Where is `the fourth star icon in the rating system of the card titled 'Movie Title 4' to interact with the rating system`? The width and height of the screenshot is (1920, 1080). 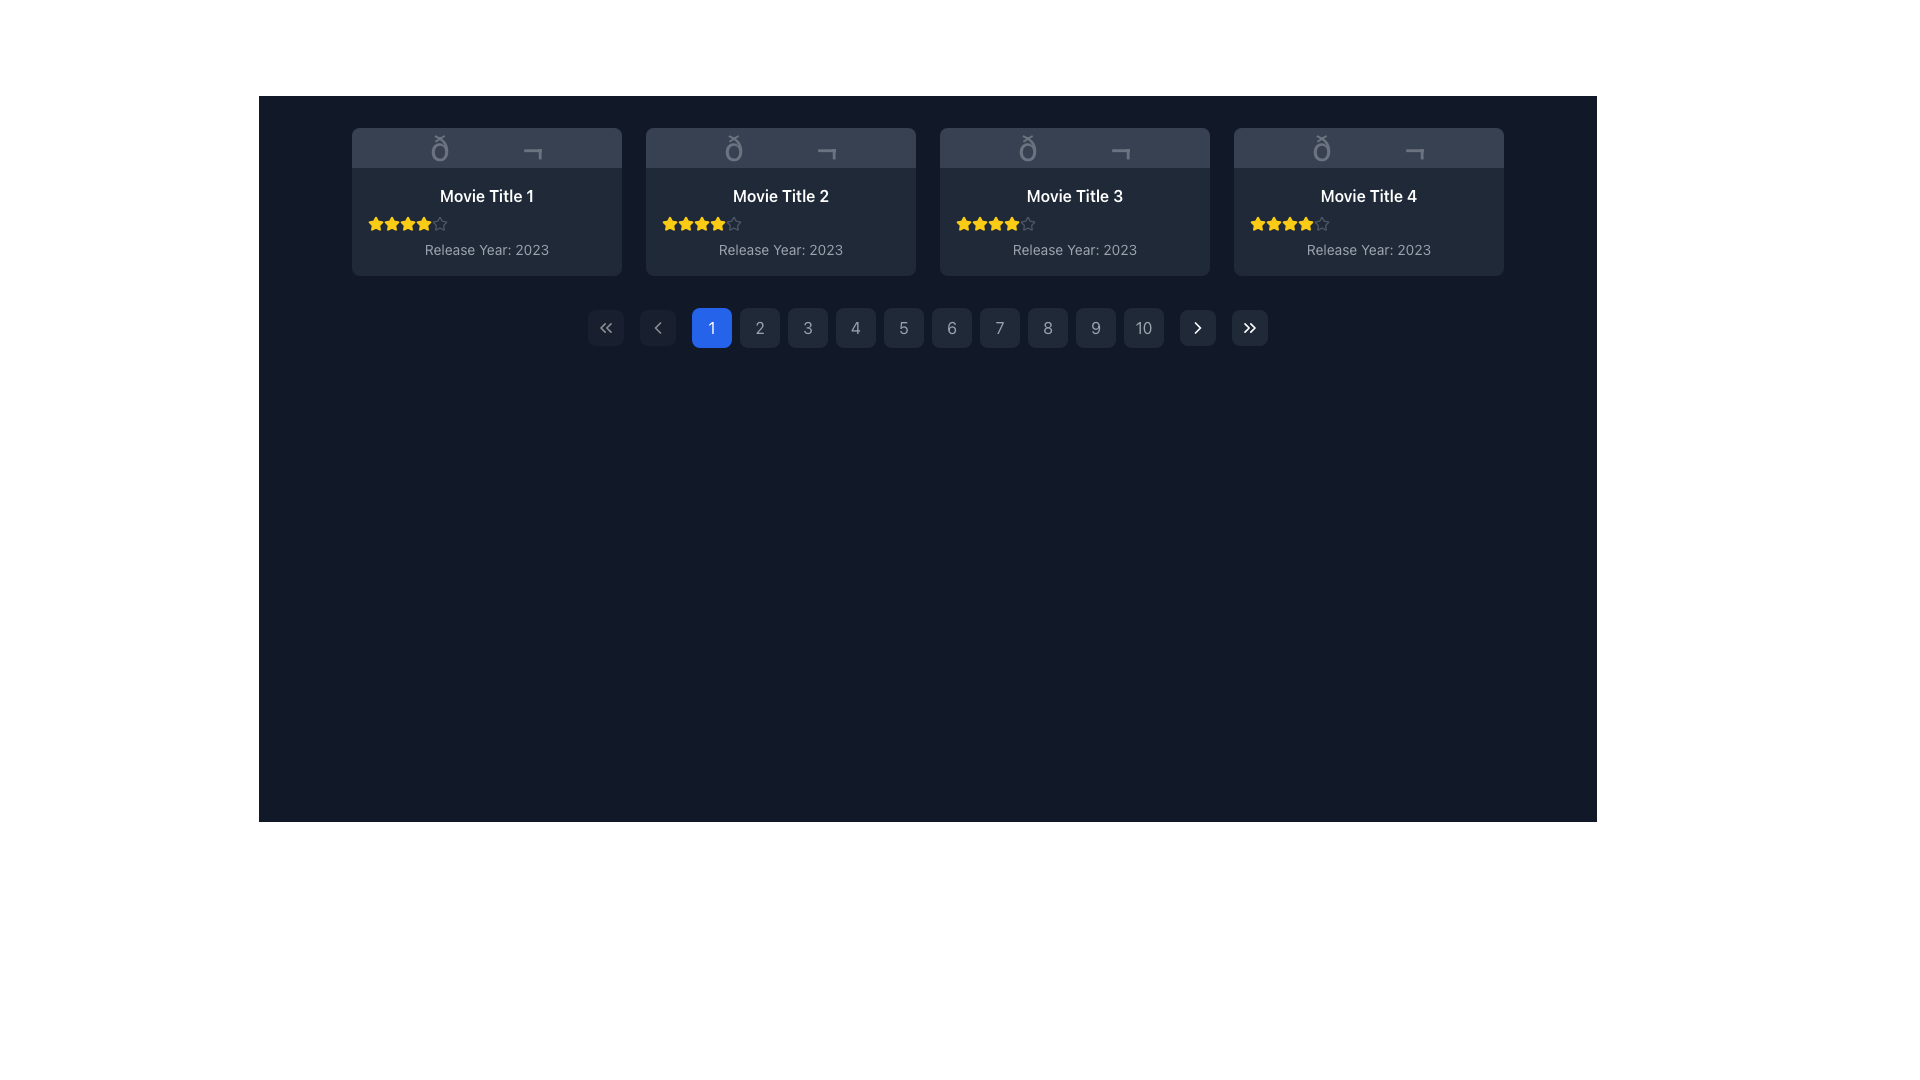
the fourth star icon in the rating system of the card titled 'Movie Title 4' to interact with the rating system is located at coordinates (1289, 223).